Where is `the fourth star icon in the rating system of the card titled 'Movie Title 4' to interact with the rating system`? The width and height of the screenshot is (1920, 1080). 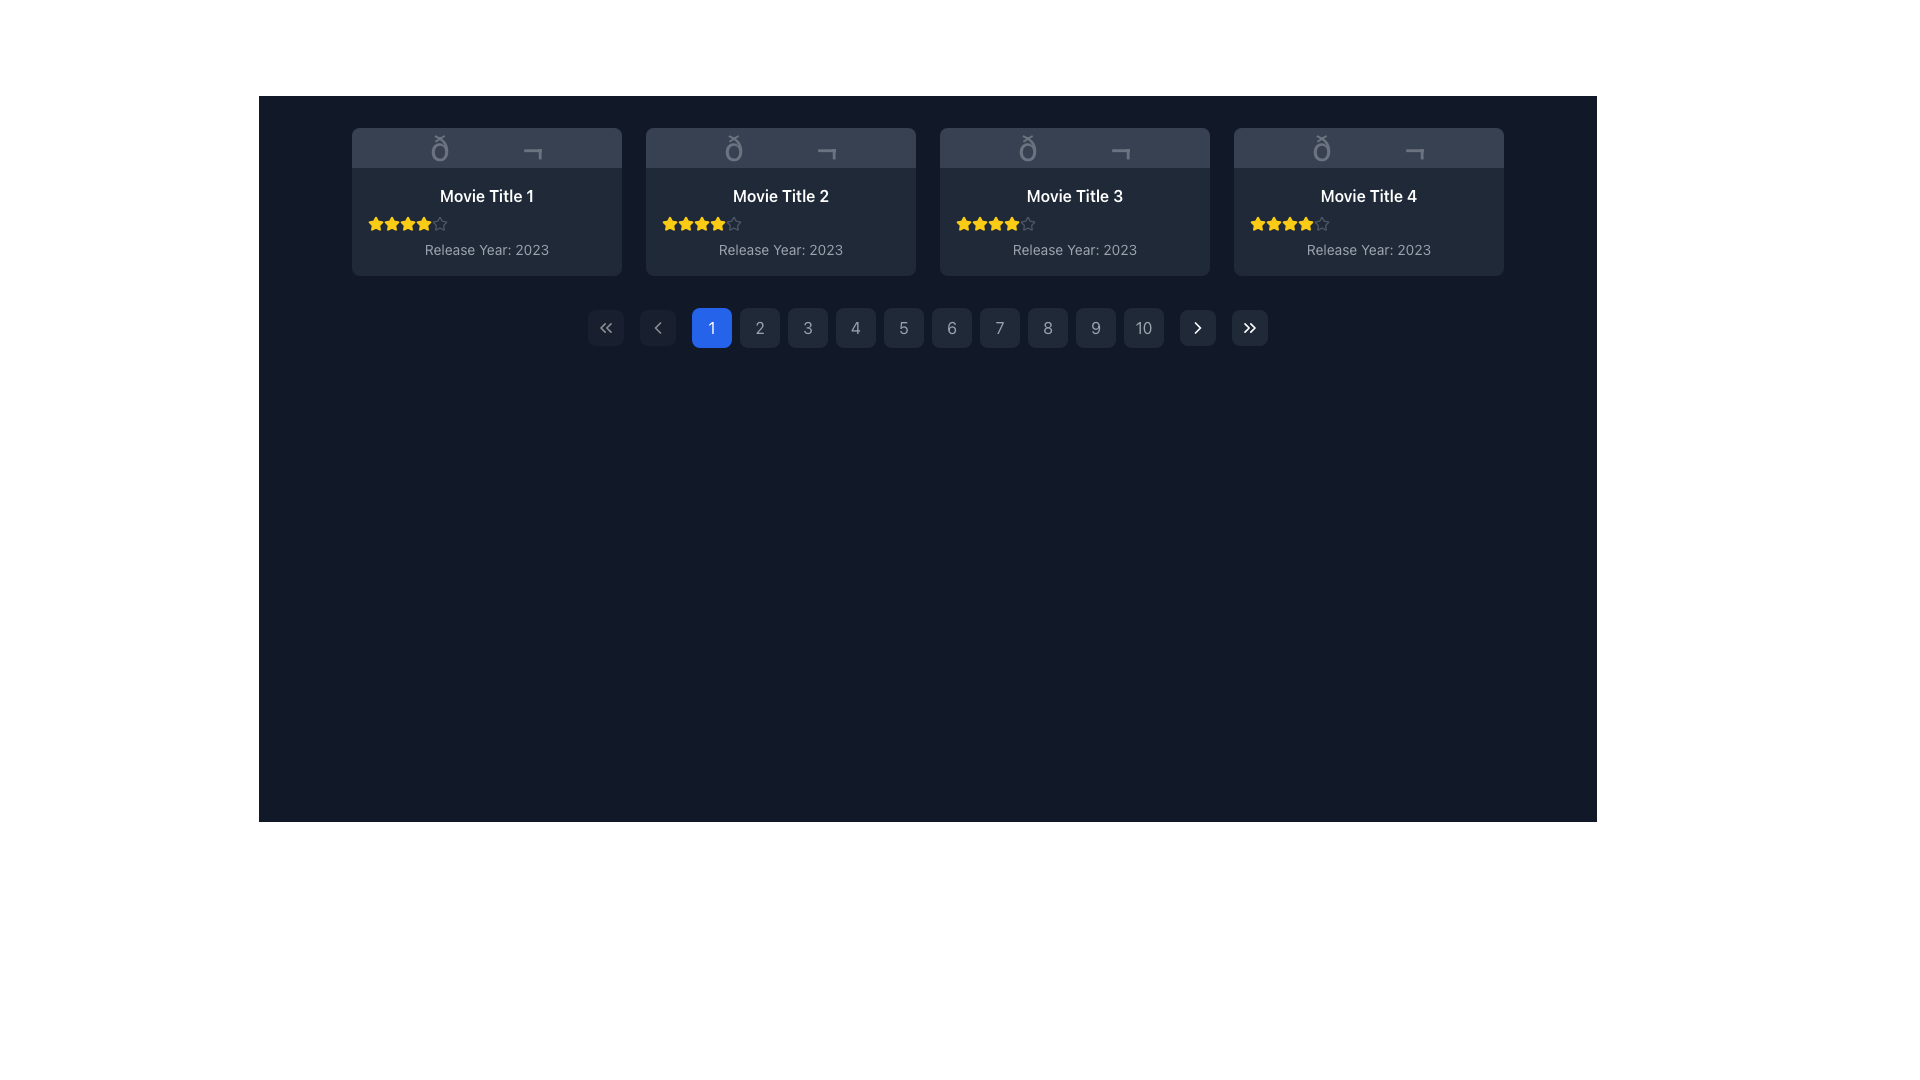
the fourth star icon in the rating system of the card titled 'Movie Title 4' to interact with the rating system is located at coordinates (1289, 223).